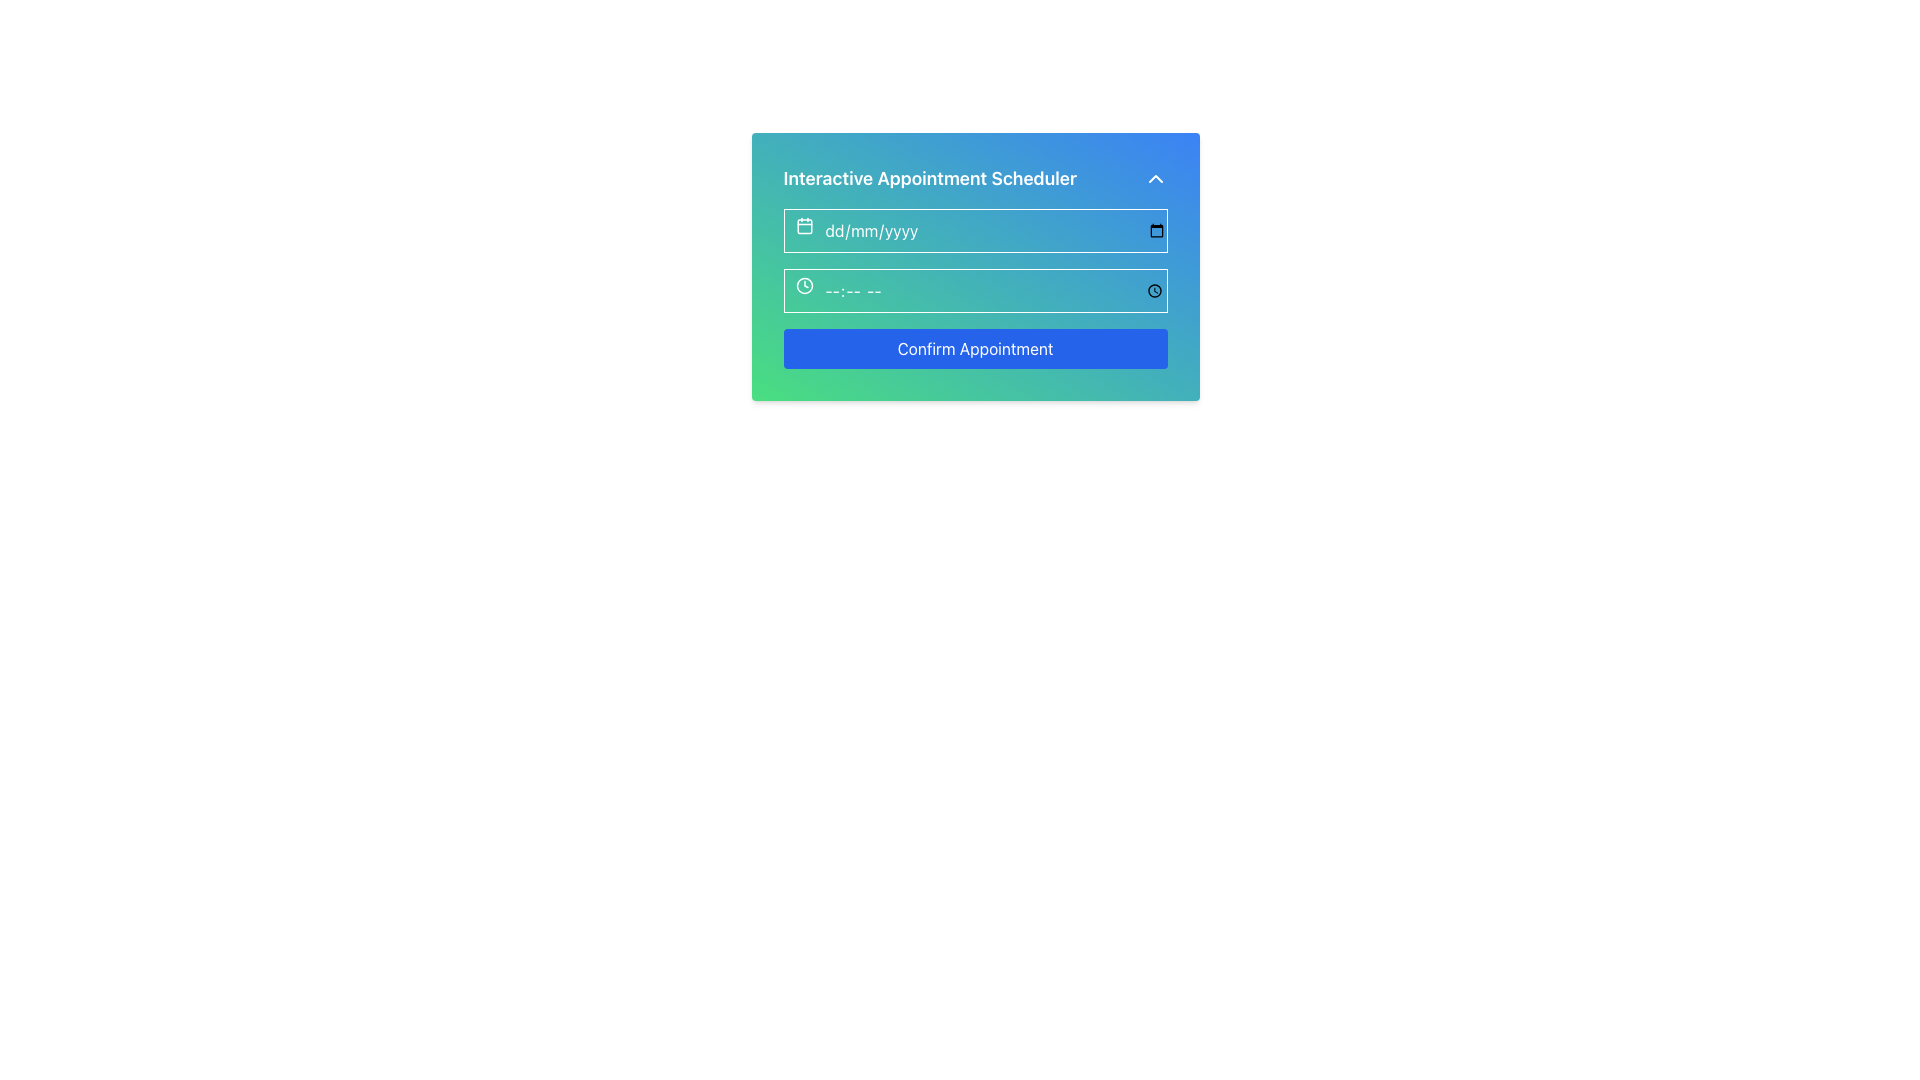 The image size is (1920, 1080). Describe the element at coordinates (975, 347) in the screenshot. I see `the rectangular button with a blue background and white text labeled 'Confirm Appointment' to confirm the appointment` at that location.